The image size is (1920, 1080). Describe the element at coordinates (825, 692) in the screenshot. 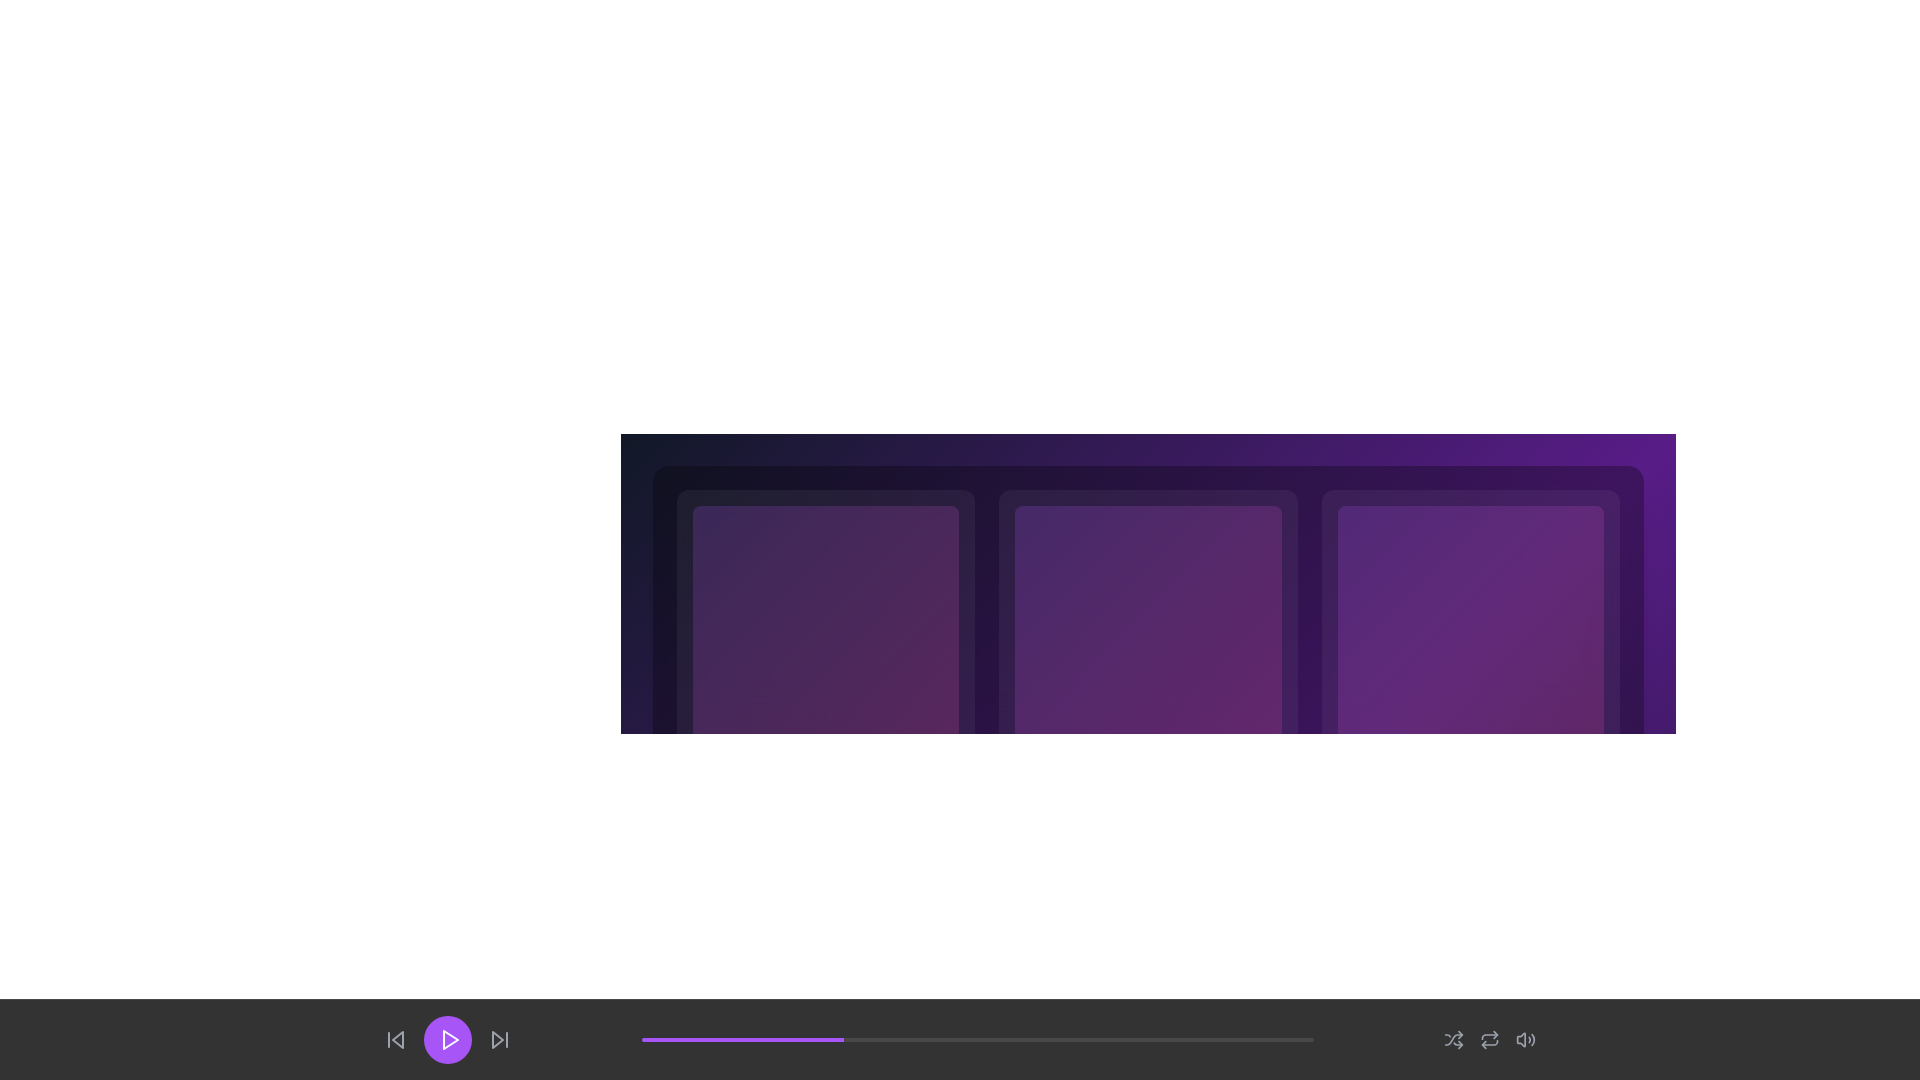

I see `the first multimedia card in the top left of the grid layout` at that location.